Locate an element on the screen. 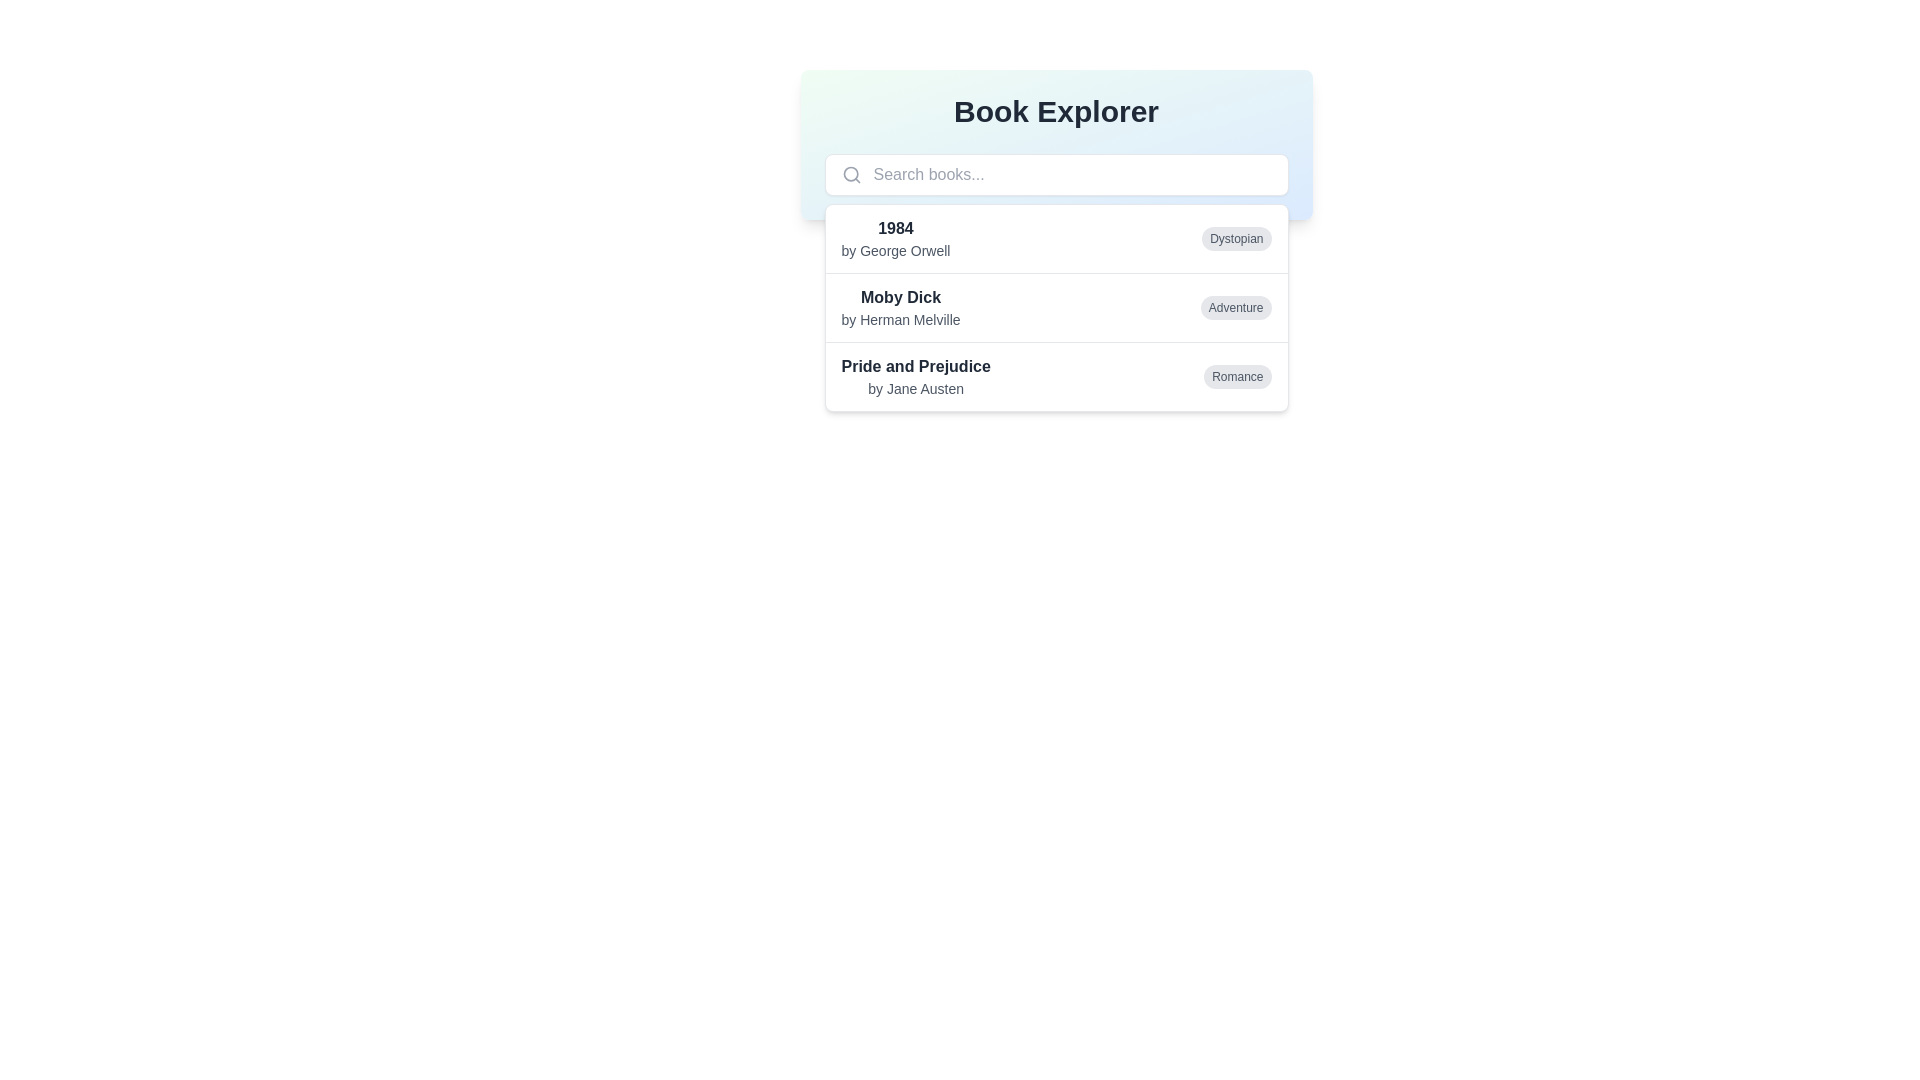  the label displaying 'Moby Dick' by Herman Melville, which is the second item in the vertical list of the 'Book Explorer' interface is located at coordinates (900, 308).